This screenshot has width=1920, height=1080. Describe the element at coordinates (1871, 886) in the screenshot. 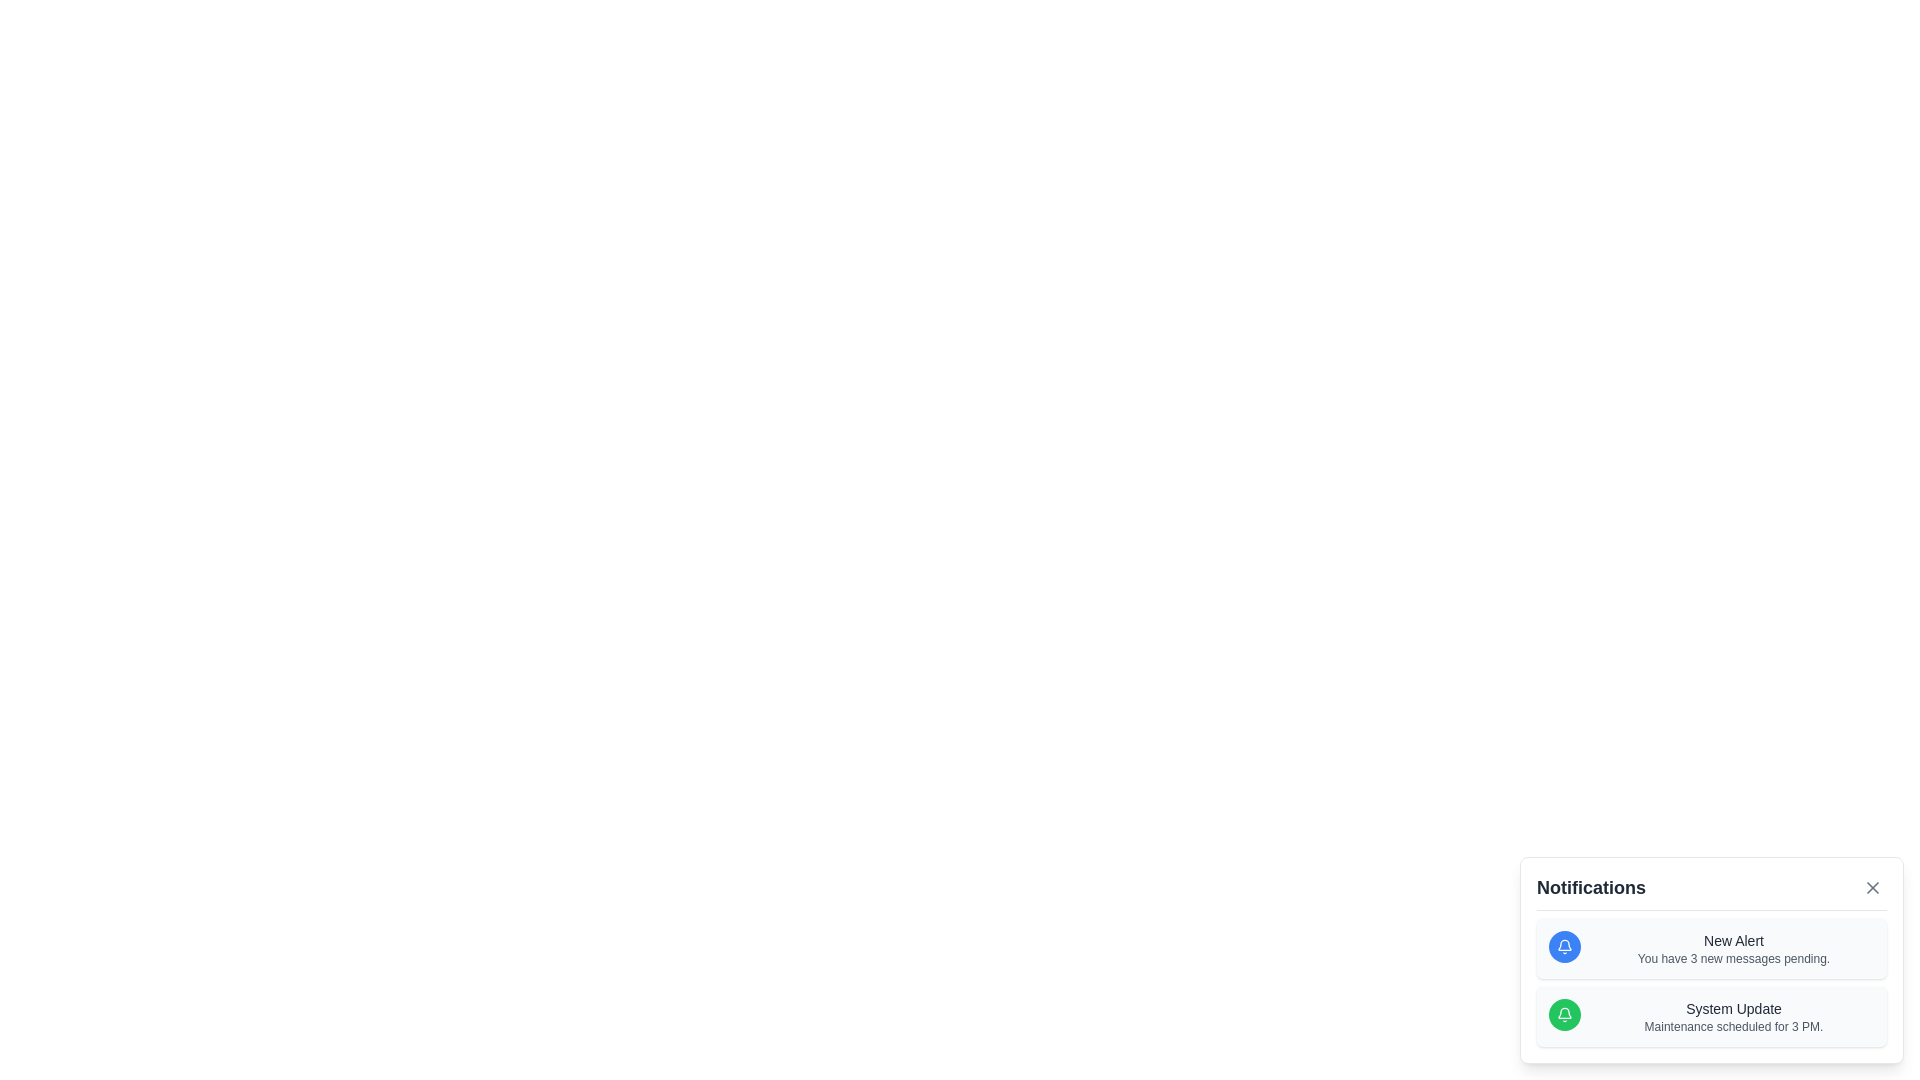

I see `the 'X' icon in the top-right corner of the notification card` at that location.